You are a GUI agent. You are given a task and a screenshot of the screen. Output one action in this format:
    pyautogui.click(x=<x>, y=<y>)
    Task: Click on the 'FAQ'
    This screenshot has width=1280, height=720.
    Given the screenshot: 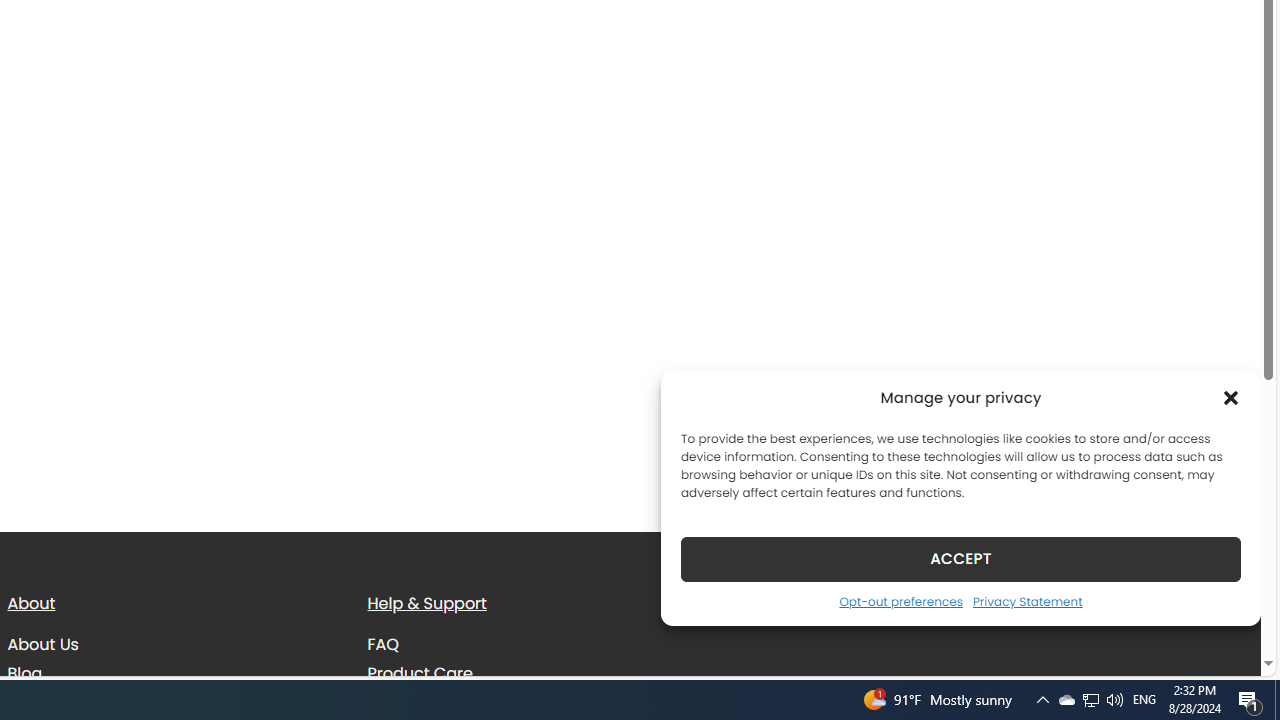 What is the action you would take?
    pyautogui.click(x=383, y=644)
    